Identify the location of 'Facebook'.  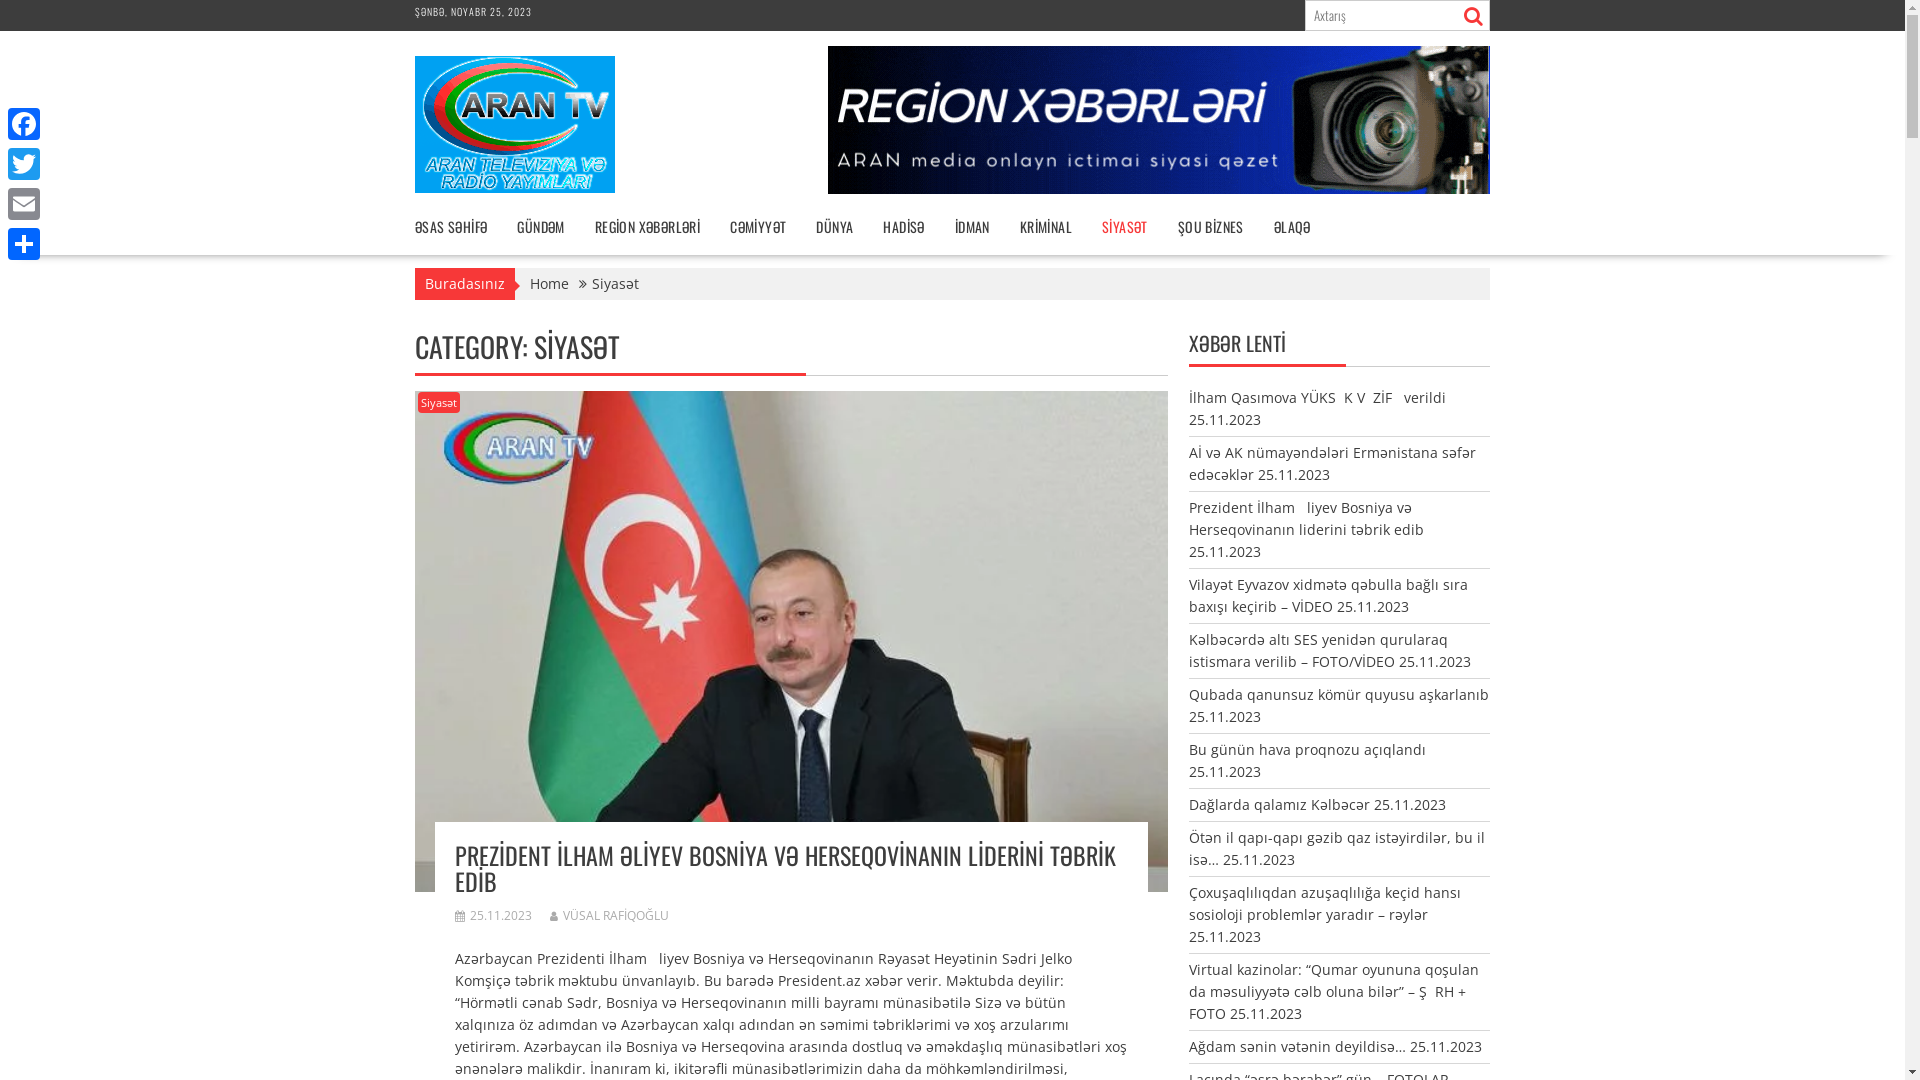
(24, 123).